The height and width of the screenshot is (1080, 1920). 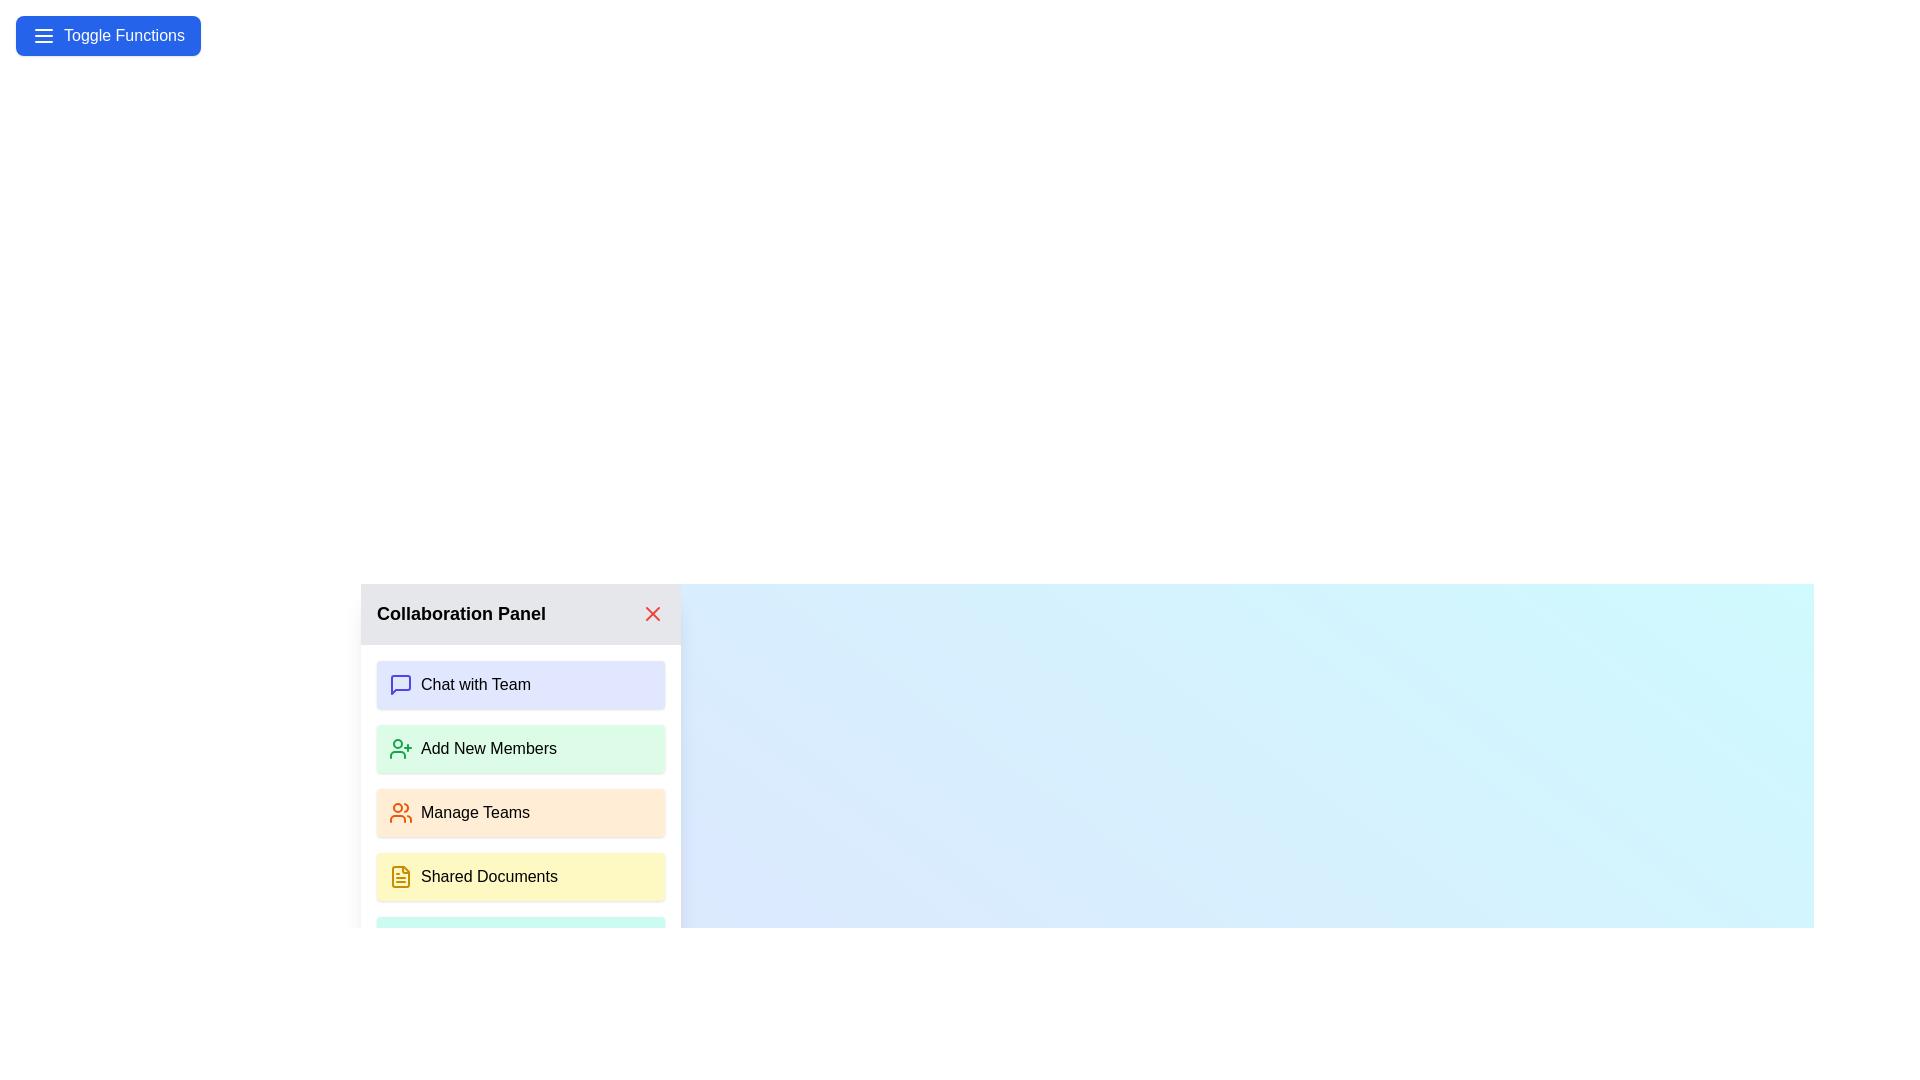 What do you see at coordinates (474, 813) in the screenshot?
I see `static text label indicating the 'Manage Teams' functionality located in the Collaboration Panel, which is the third entry in the vertical list, positioned between 'Add New Members' and 'Shared Documents'` at bounding box center [474, 813].